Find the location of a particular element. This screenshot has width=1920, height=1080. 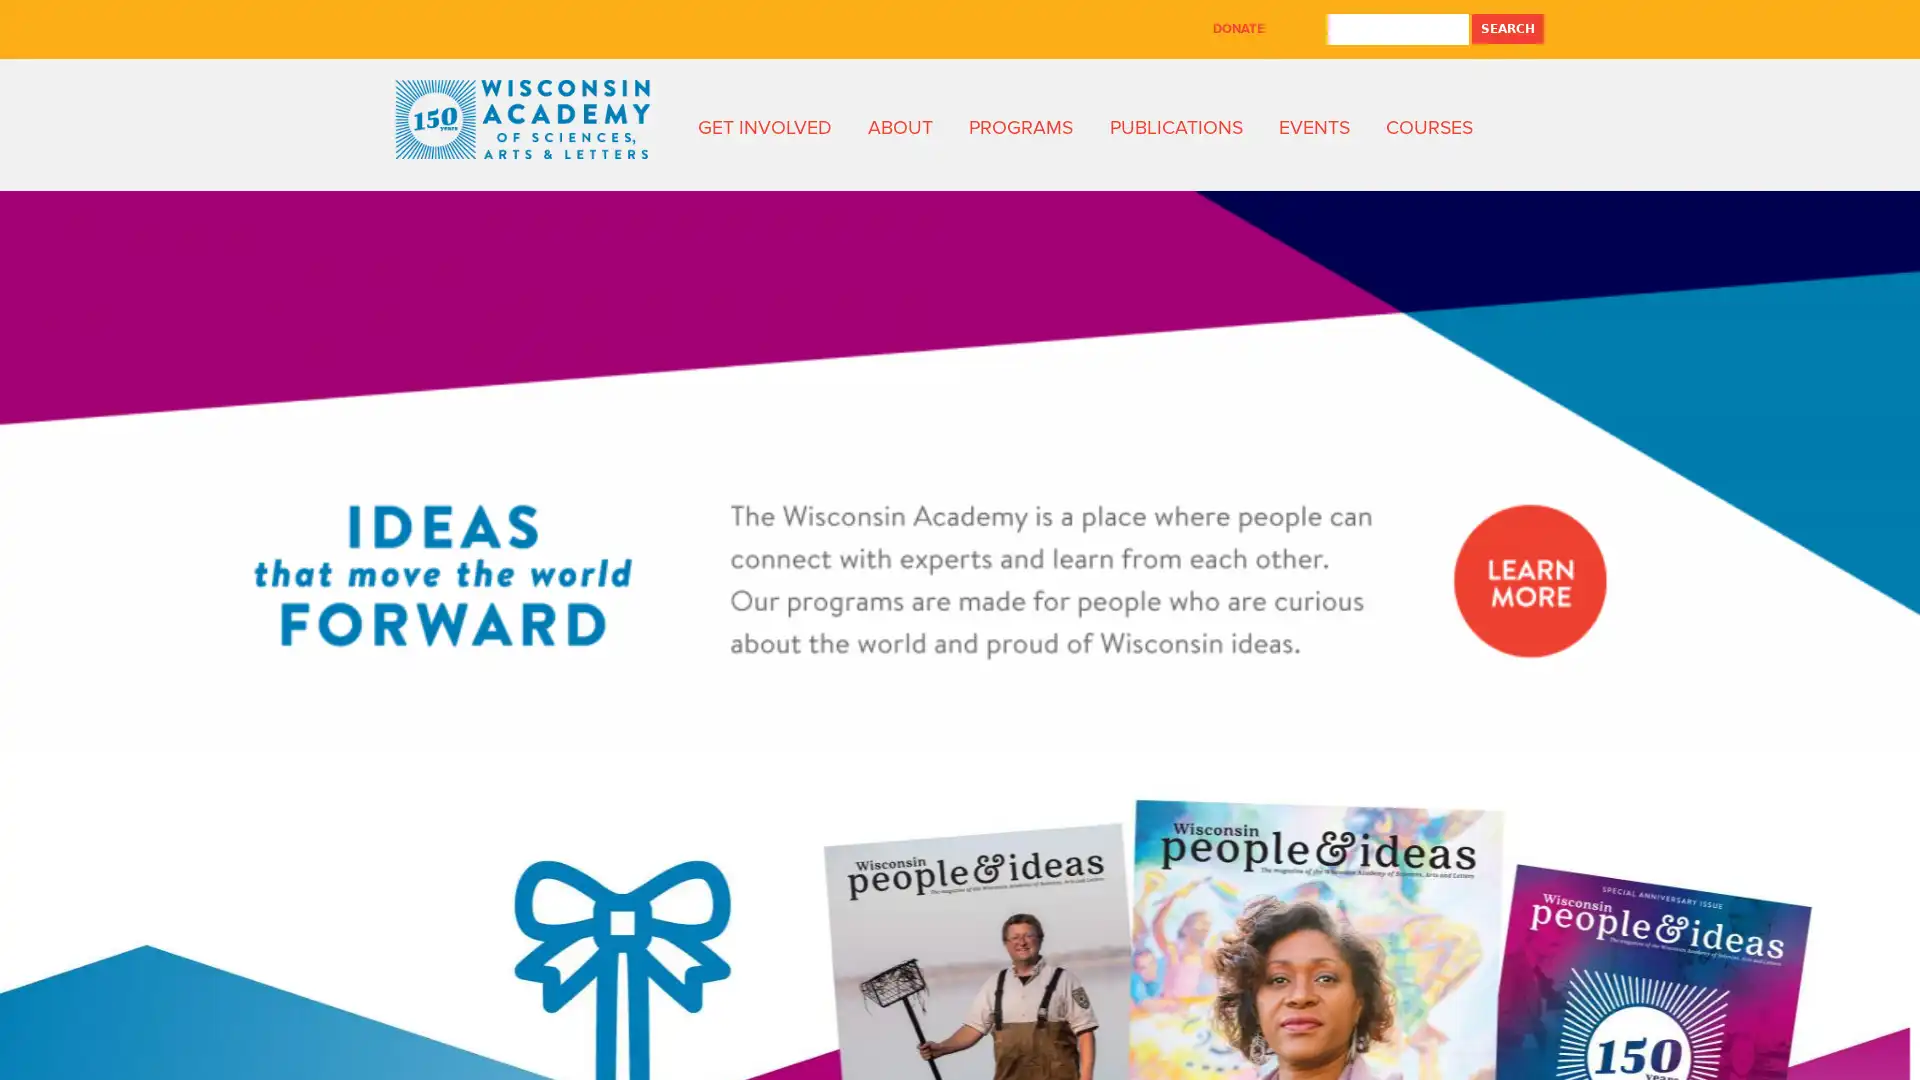

Search is located at coordinates (1507, 29).